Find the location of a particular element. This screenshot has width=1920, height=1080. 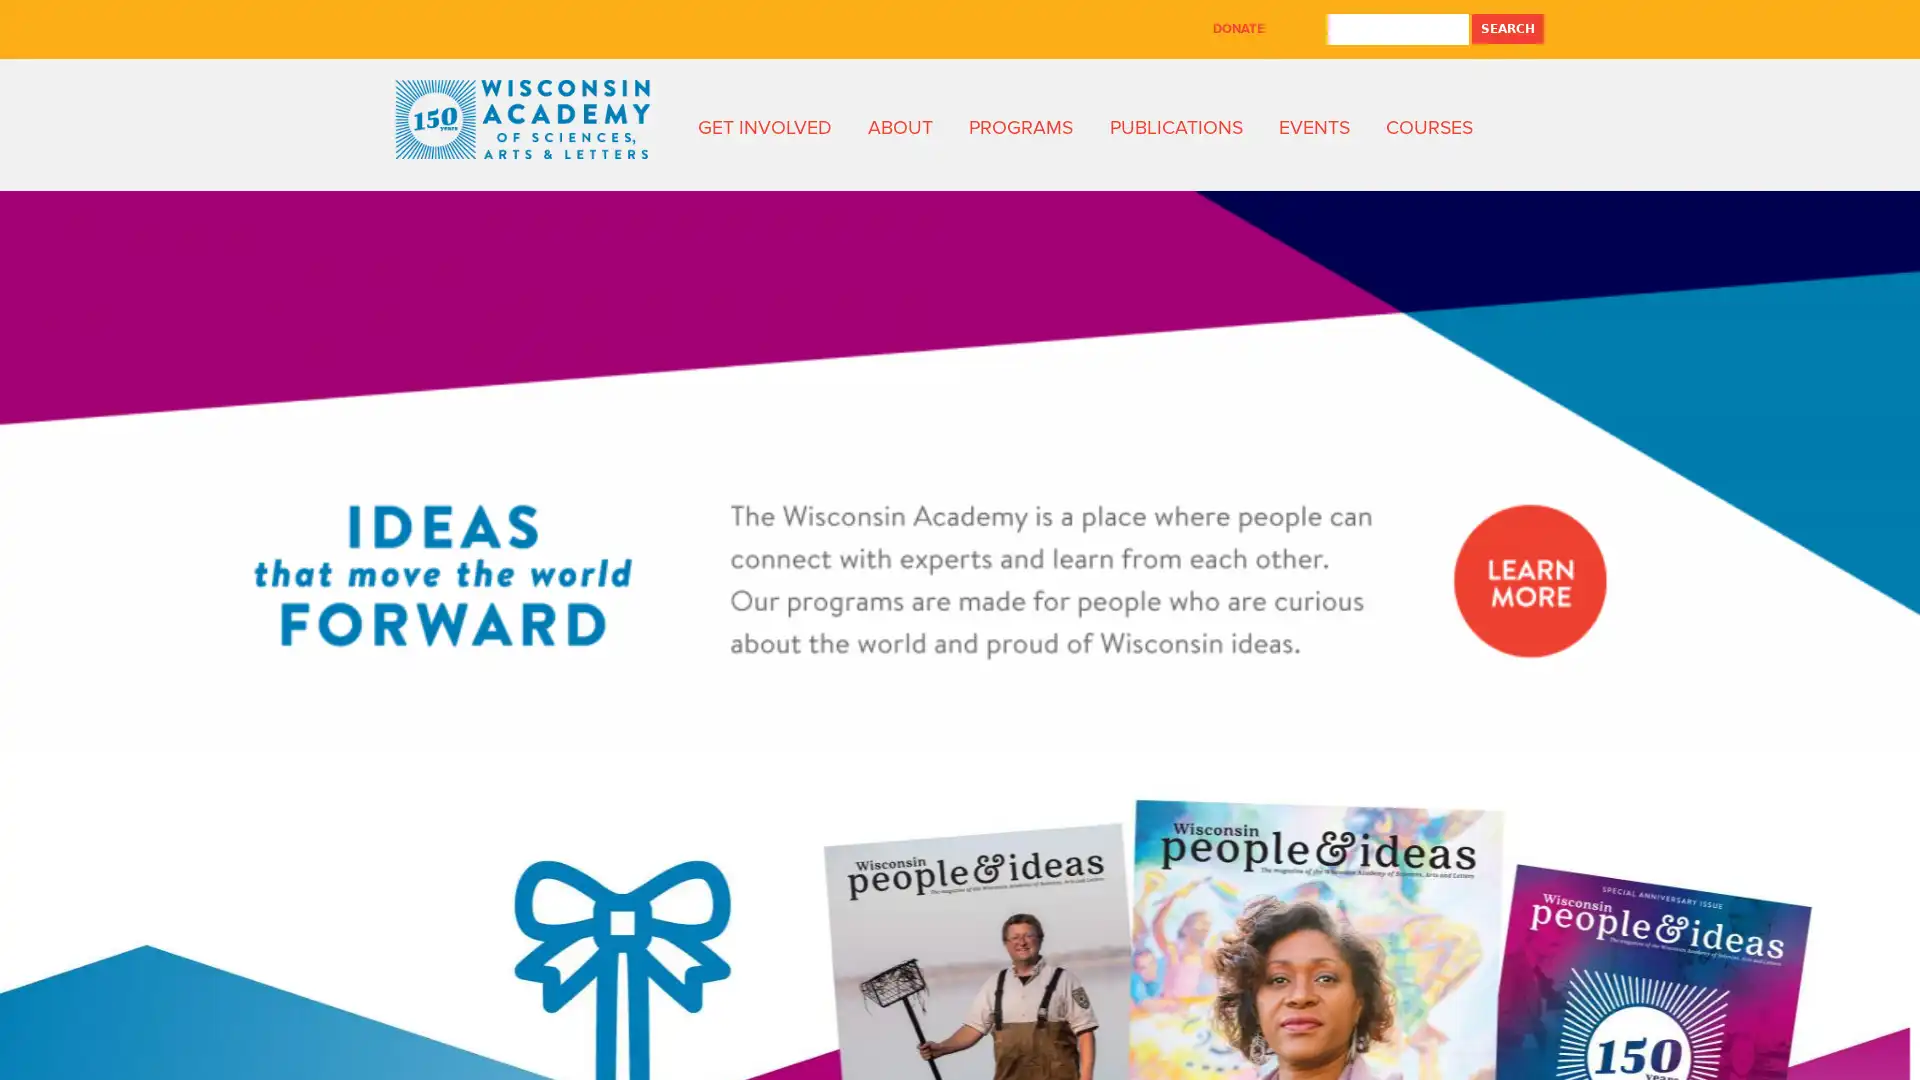

Search is located at coordinates (1507, 29).